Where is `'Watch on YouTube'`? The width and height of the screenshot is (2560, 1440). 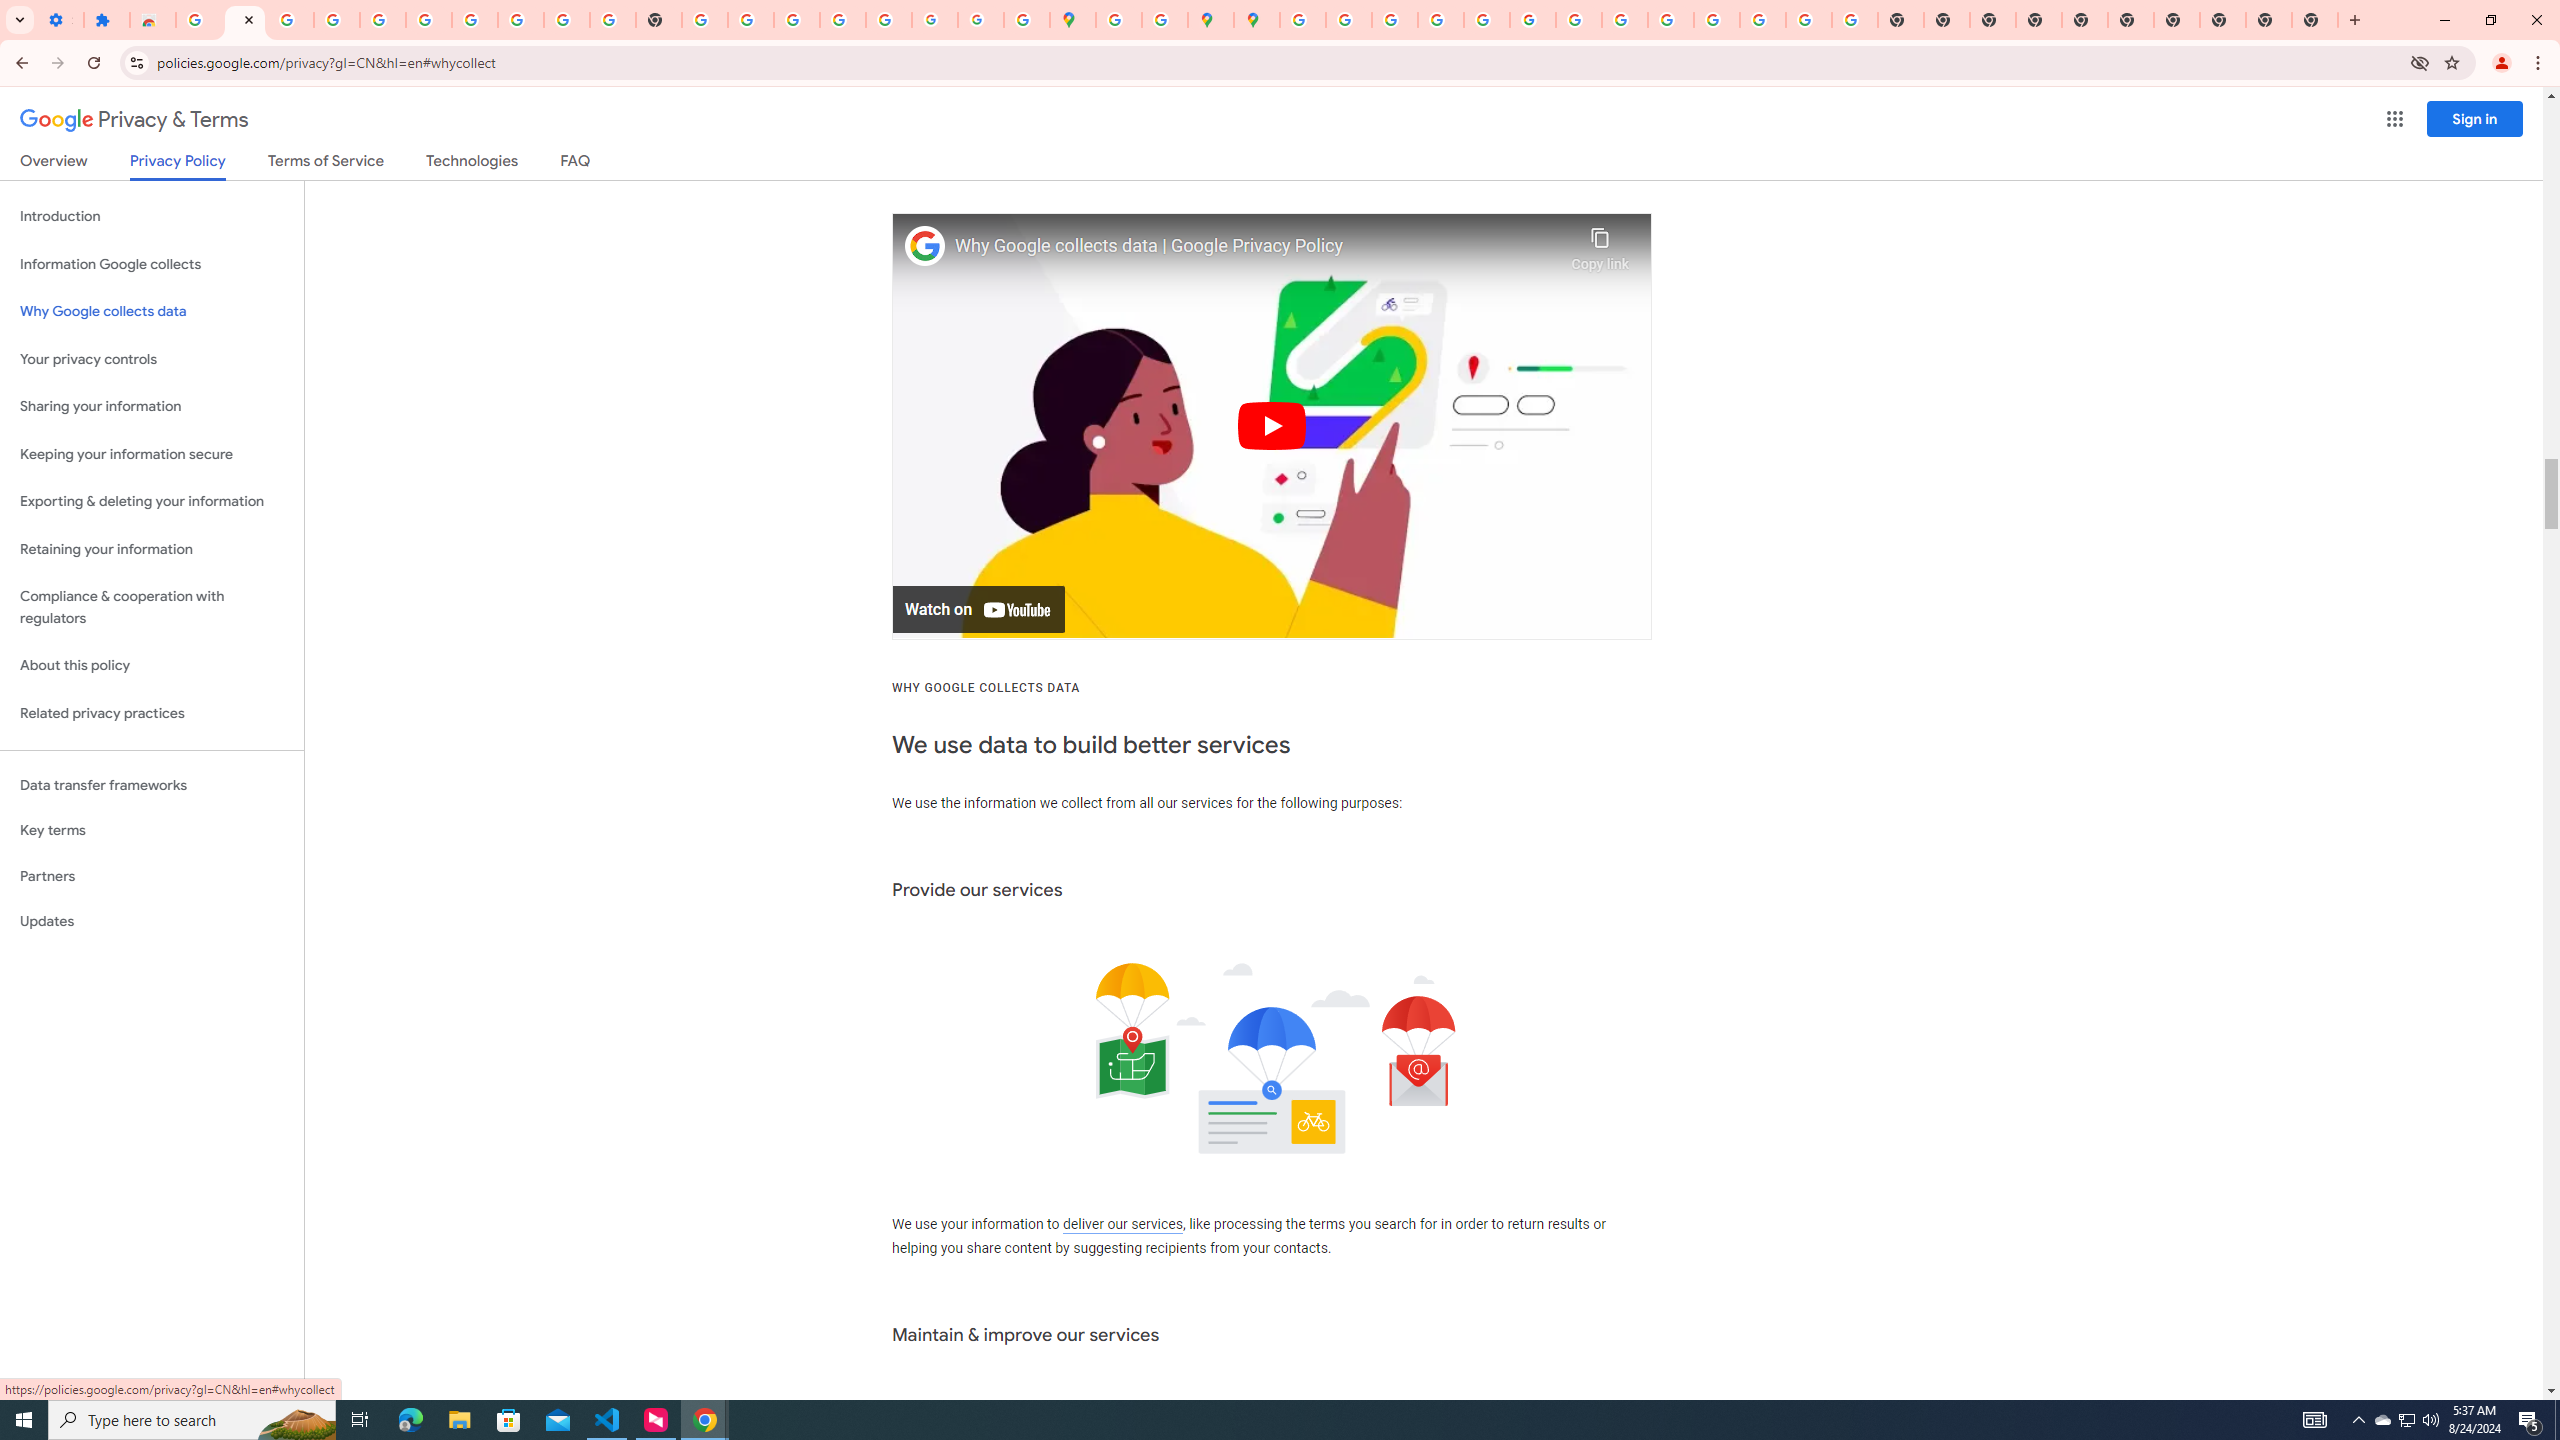
'Watch on YouTube' is located at coordinates (978, 608).